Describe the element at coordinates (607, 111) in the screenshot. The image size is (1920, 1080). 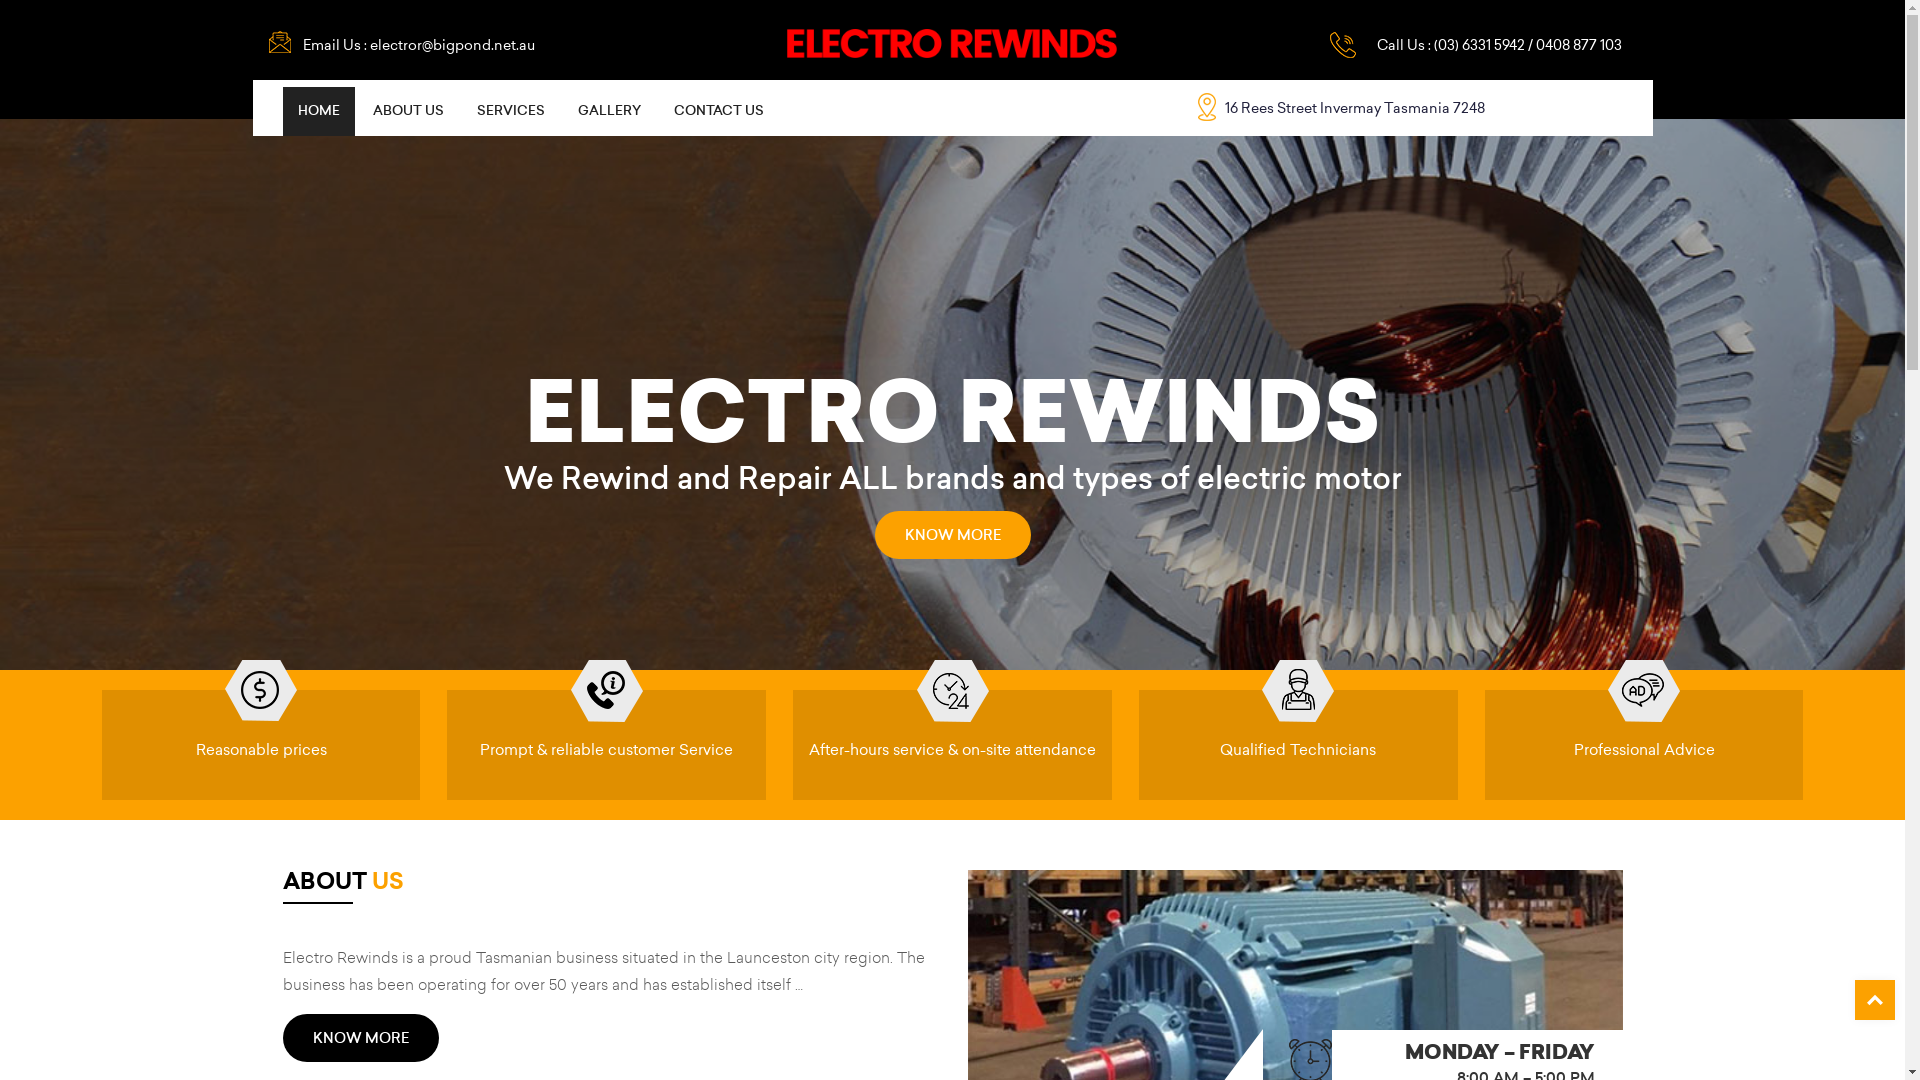
I see `'GALLERY'` at that location.